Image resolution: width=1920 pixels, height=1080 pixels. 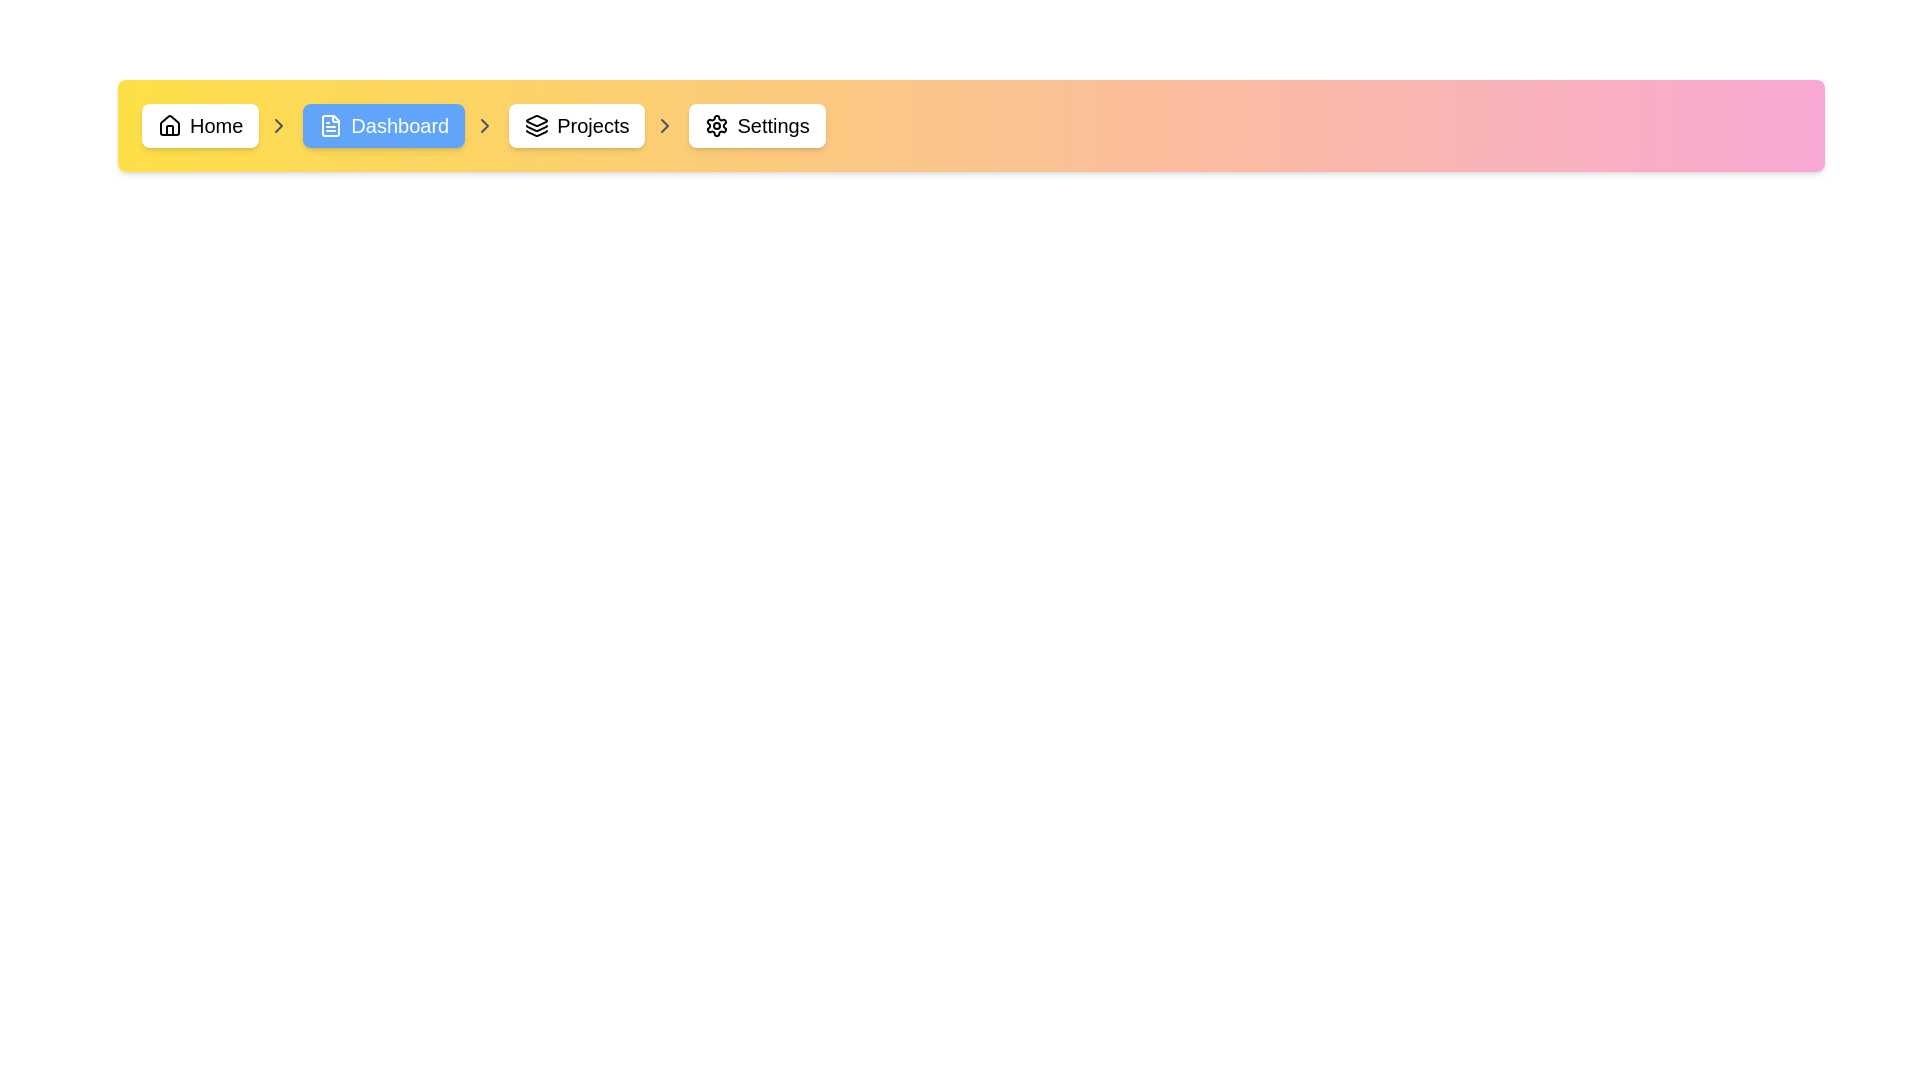 I want to click on the 'Settings' navigation button, so click(x=756, y=126).